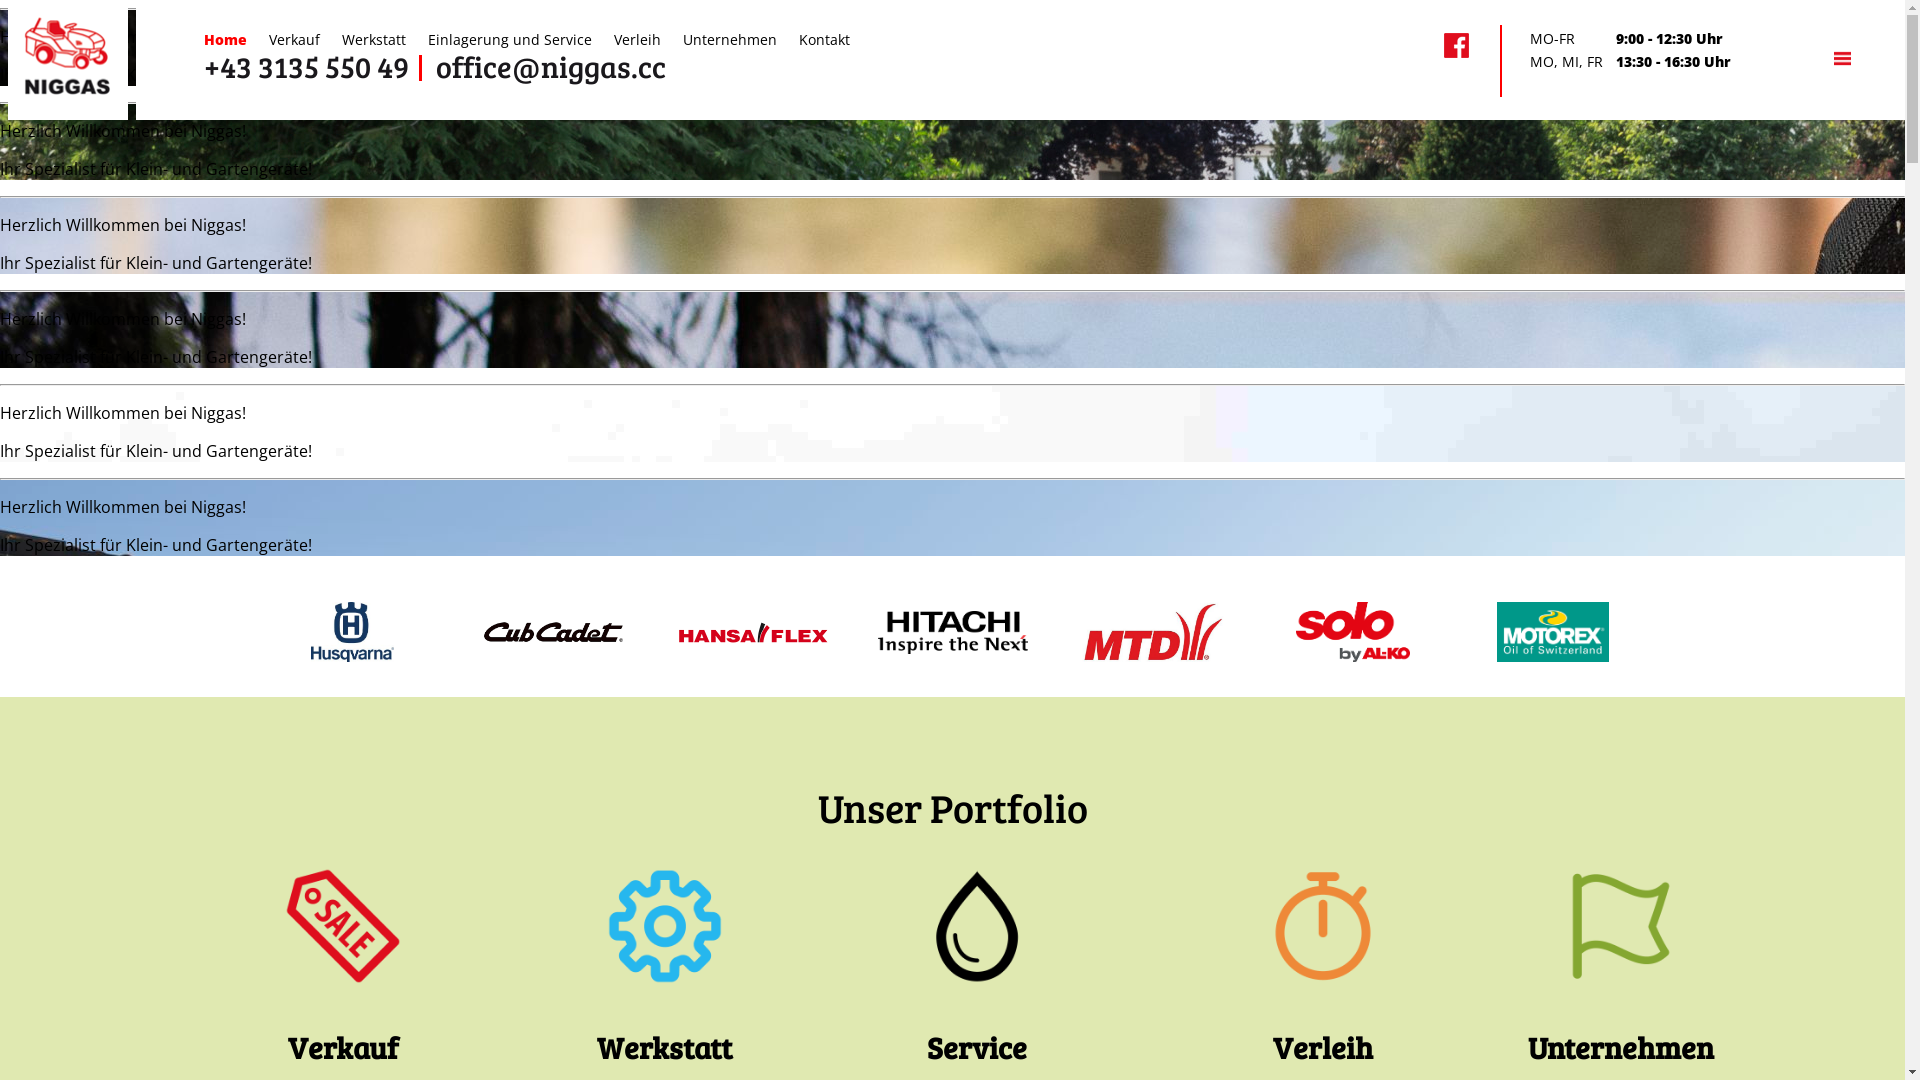 This screenshot has width=1920, height=1080. I want to click on '+43 3135 550 49', so click(305, 64).